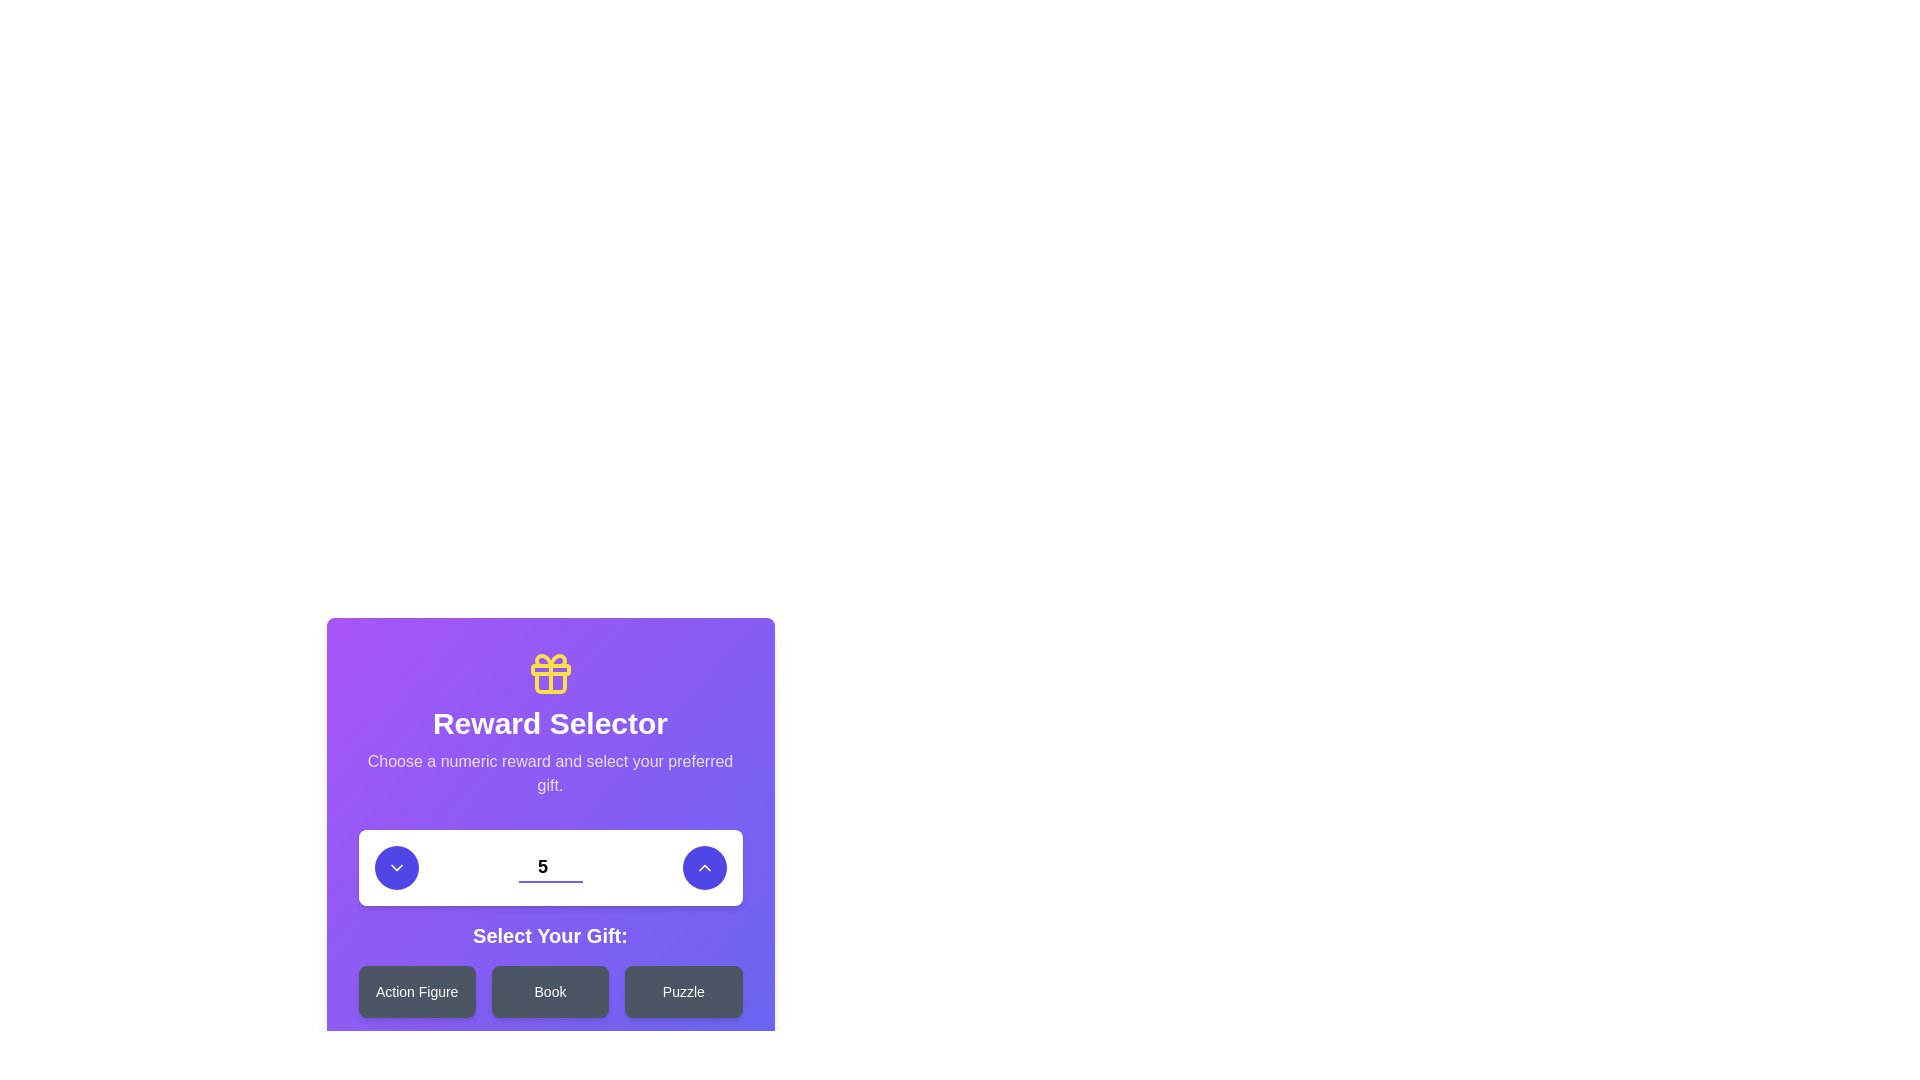  Describe the element at coordinates (683, 991) in the screenshot. I see `the 'Puzzle' button, which is a rectangular button with a dark gray background and white text` at that location.